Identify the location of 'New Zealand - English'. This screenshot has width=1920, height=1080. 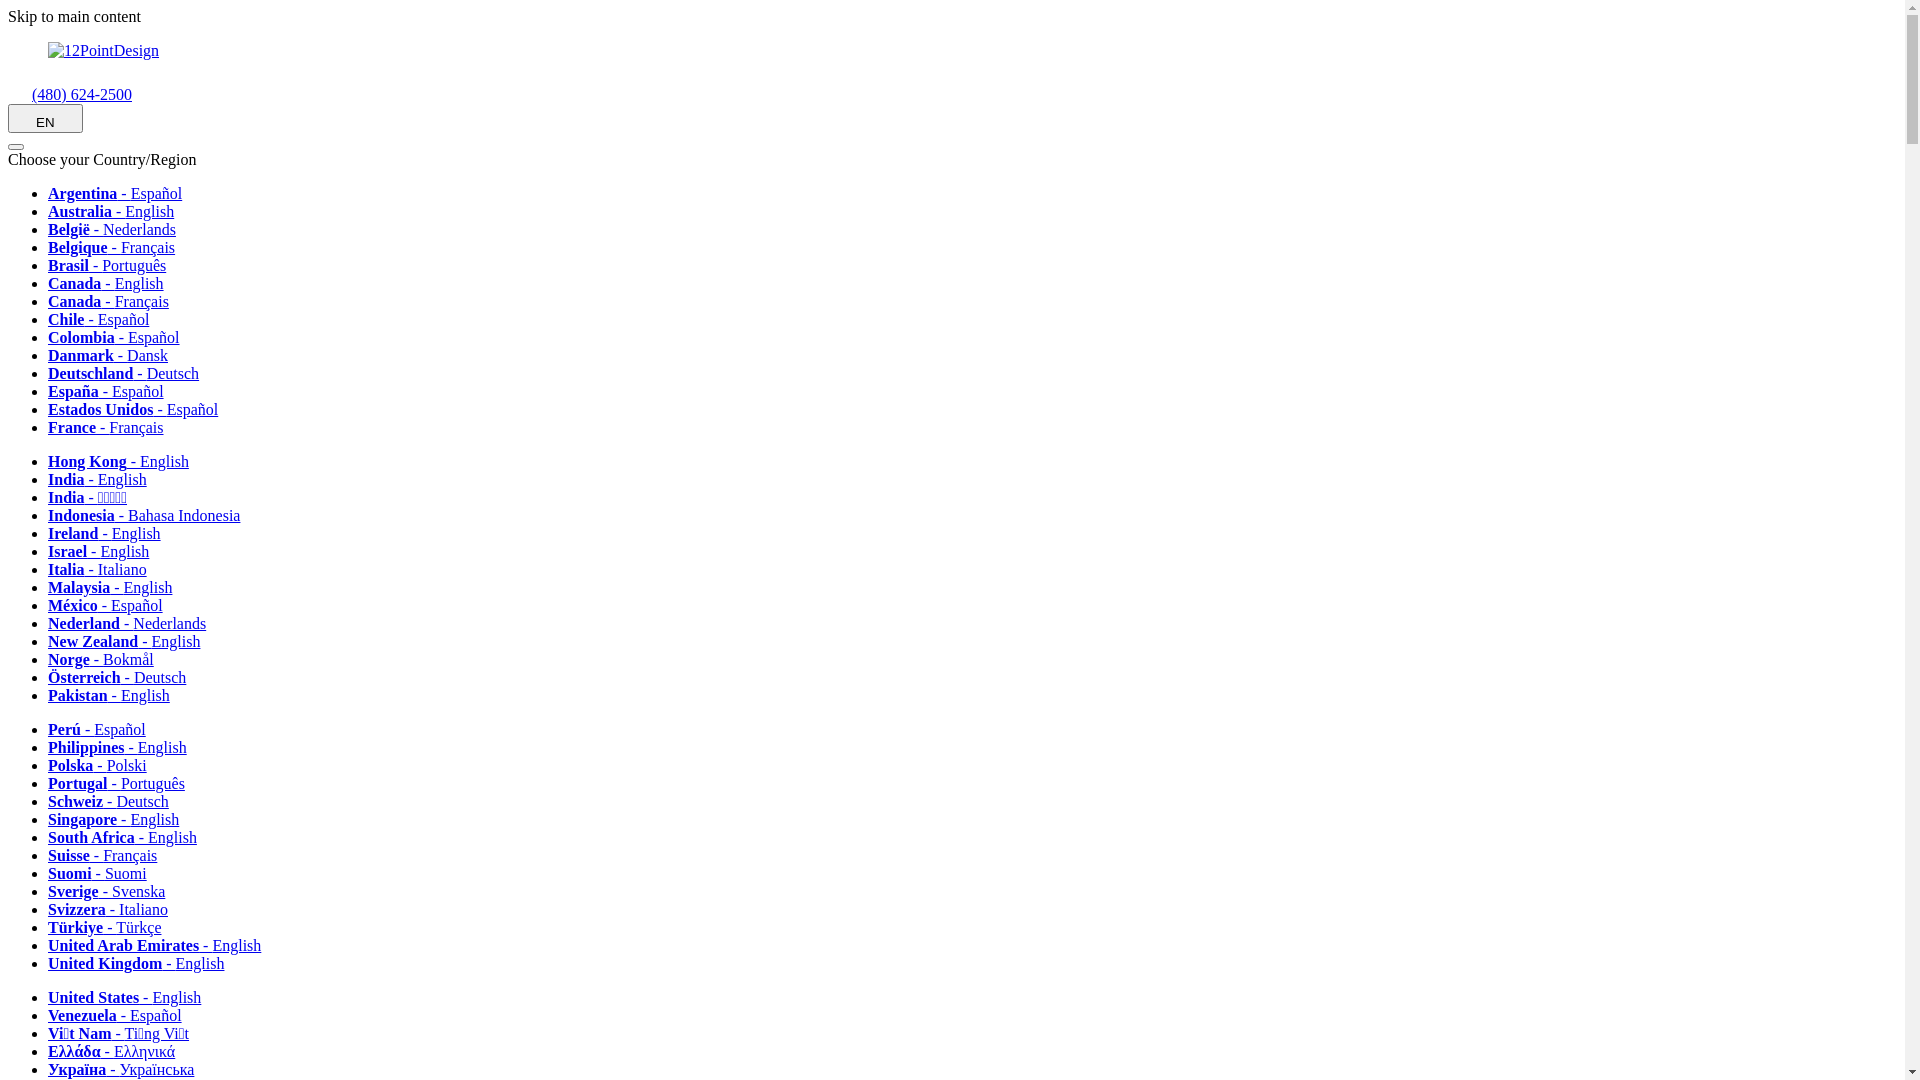
(129, 641).